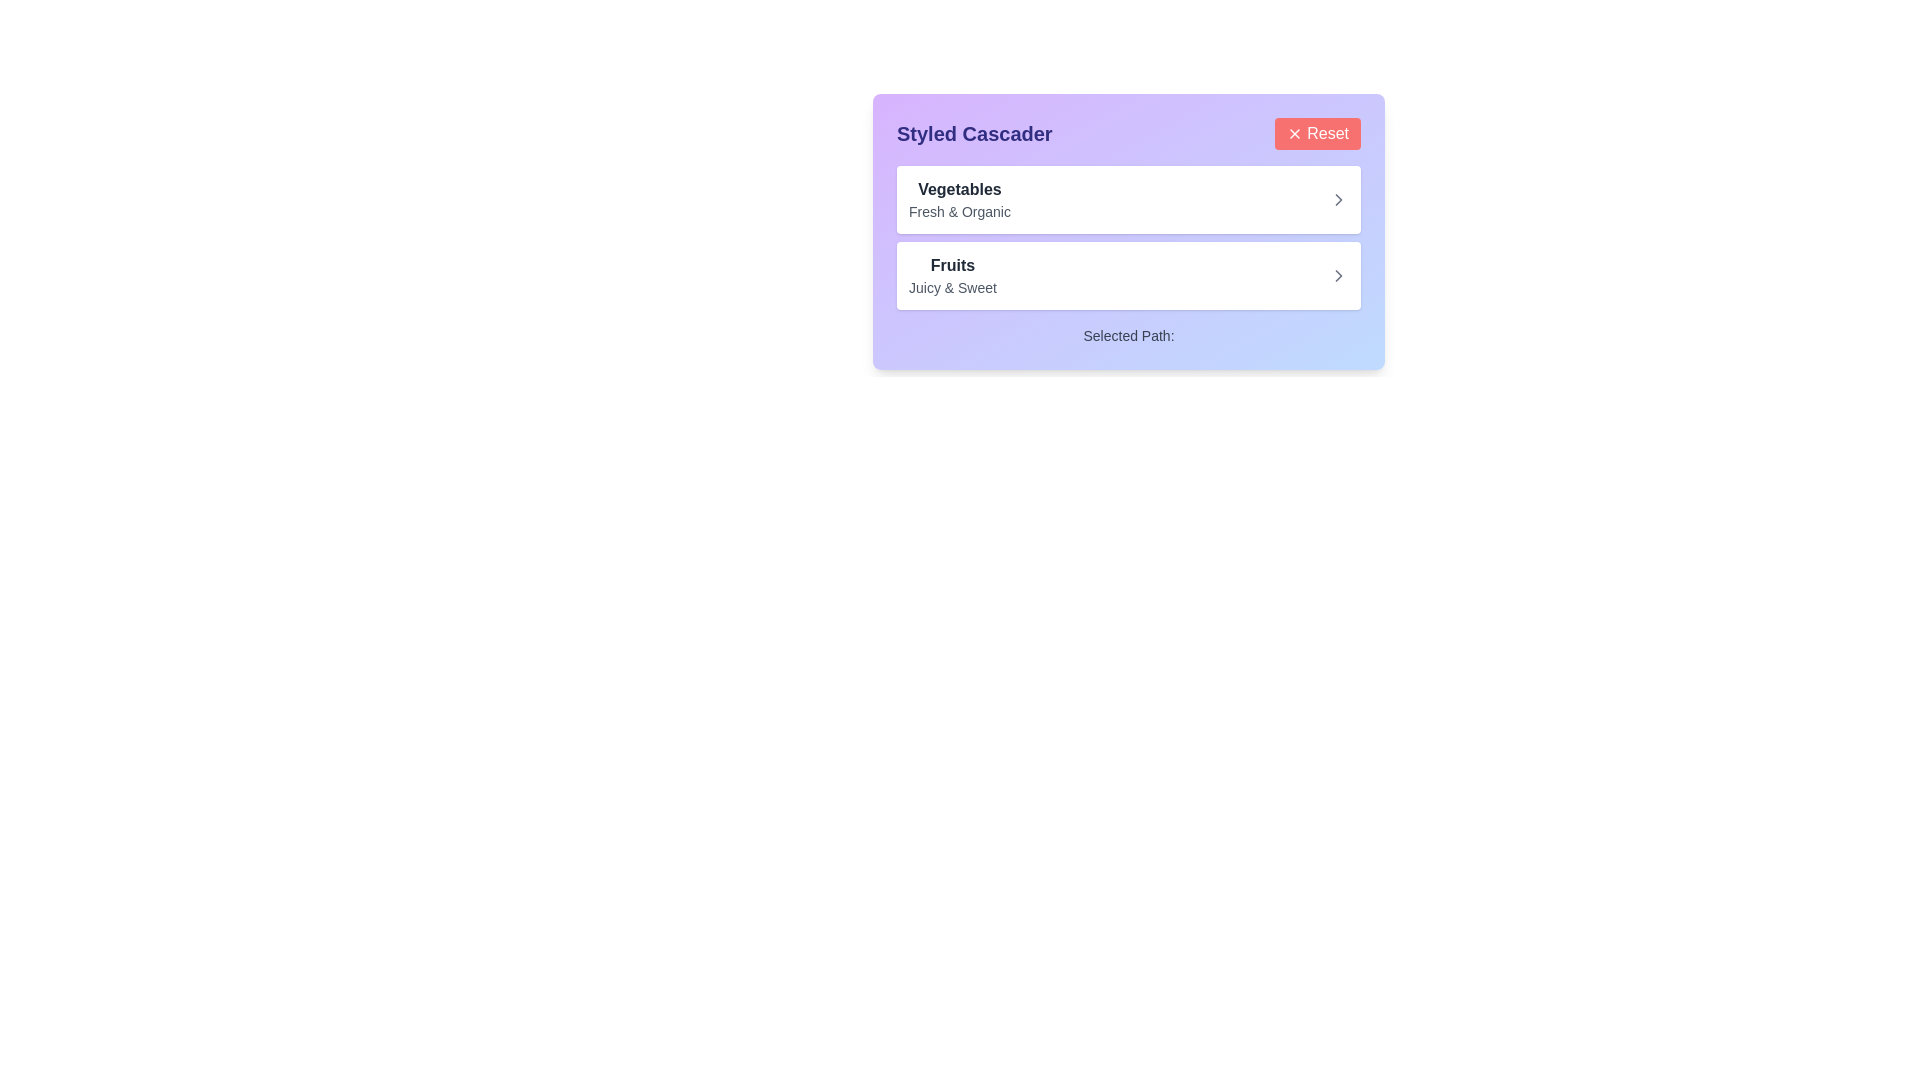  What do you see at coordinates (960, 200) in the screenshot?
I see `the text label for 'Vegetables'` at bounding box center [960, 200].